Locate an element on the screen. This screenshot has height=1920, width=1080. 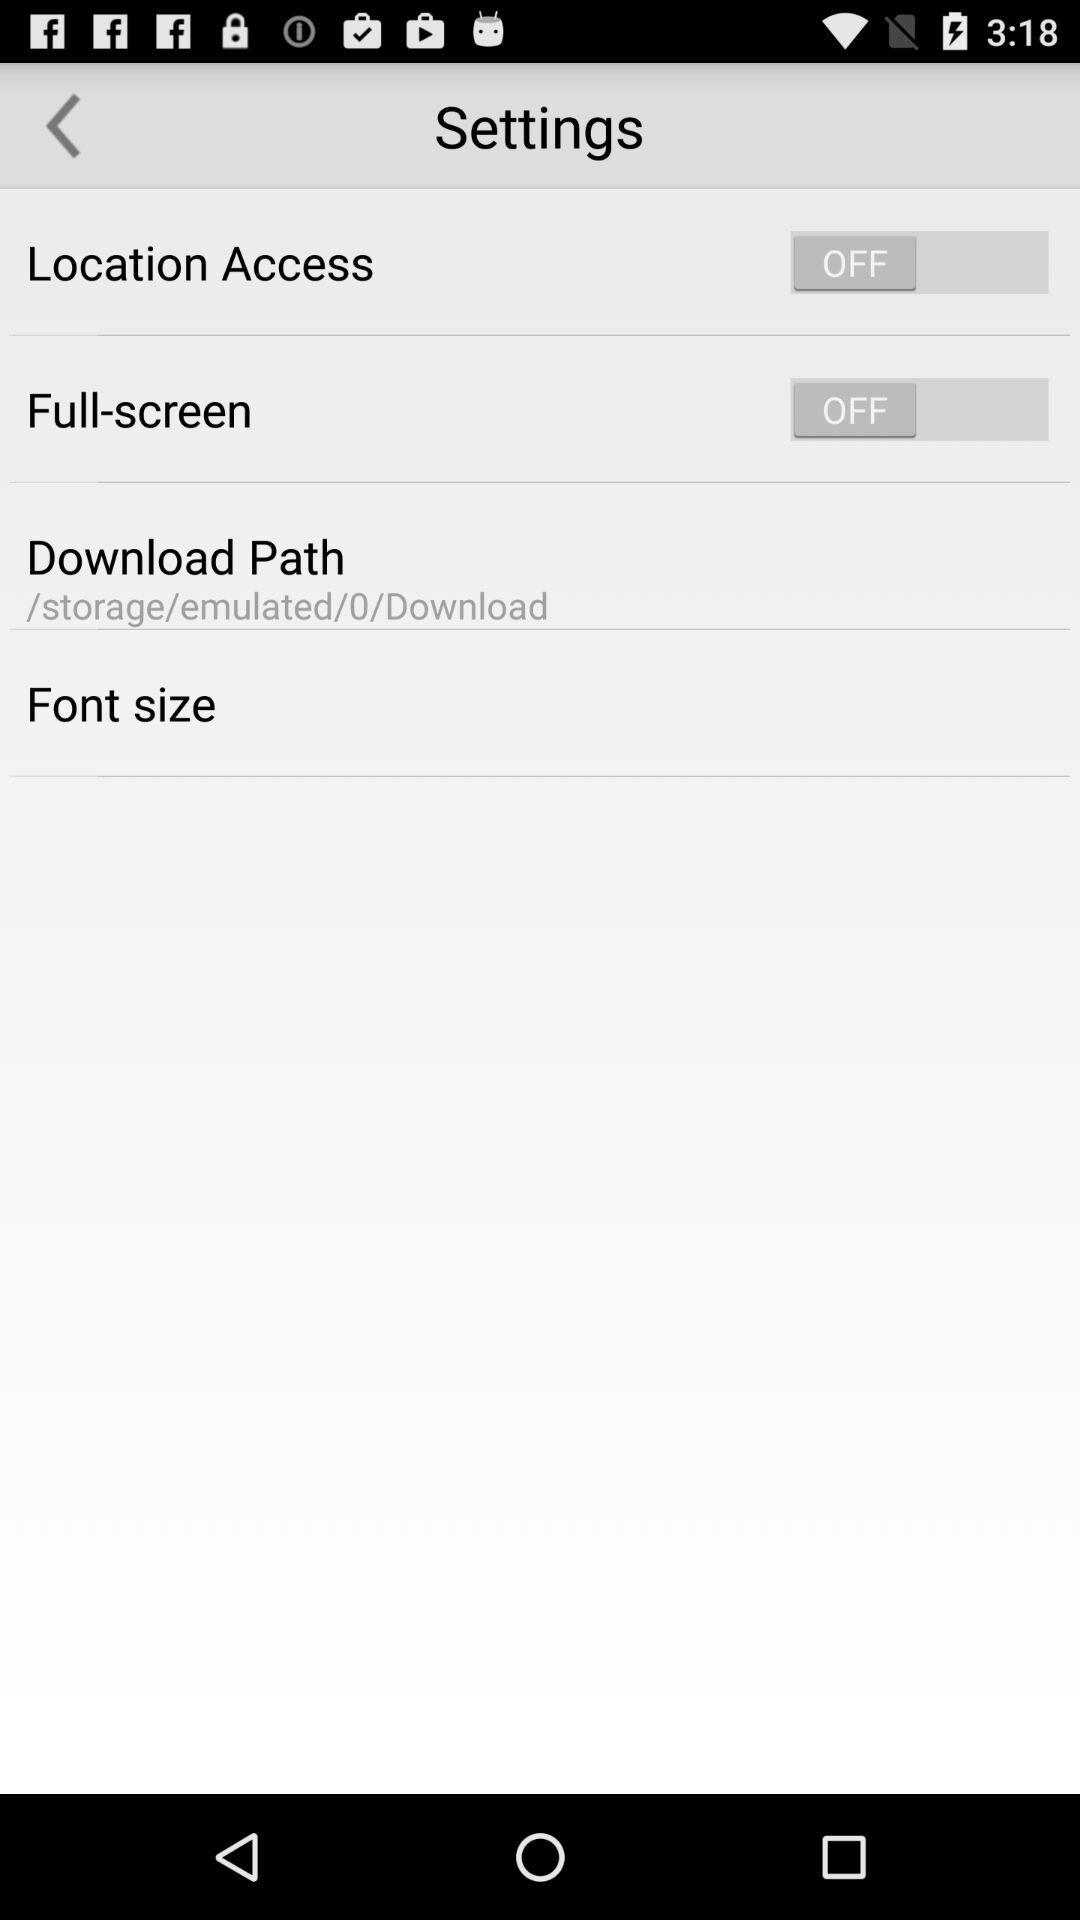
the arrow_backward icon is located at coordinates (61, 133).